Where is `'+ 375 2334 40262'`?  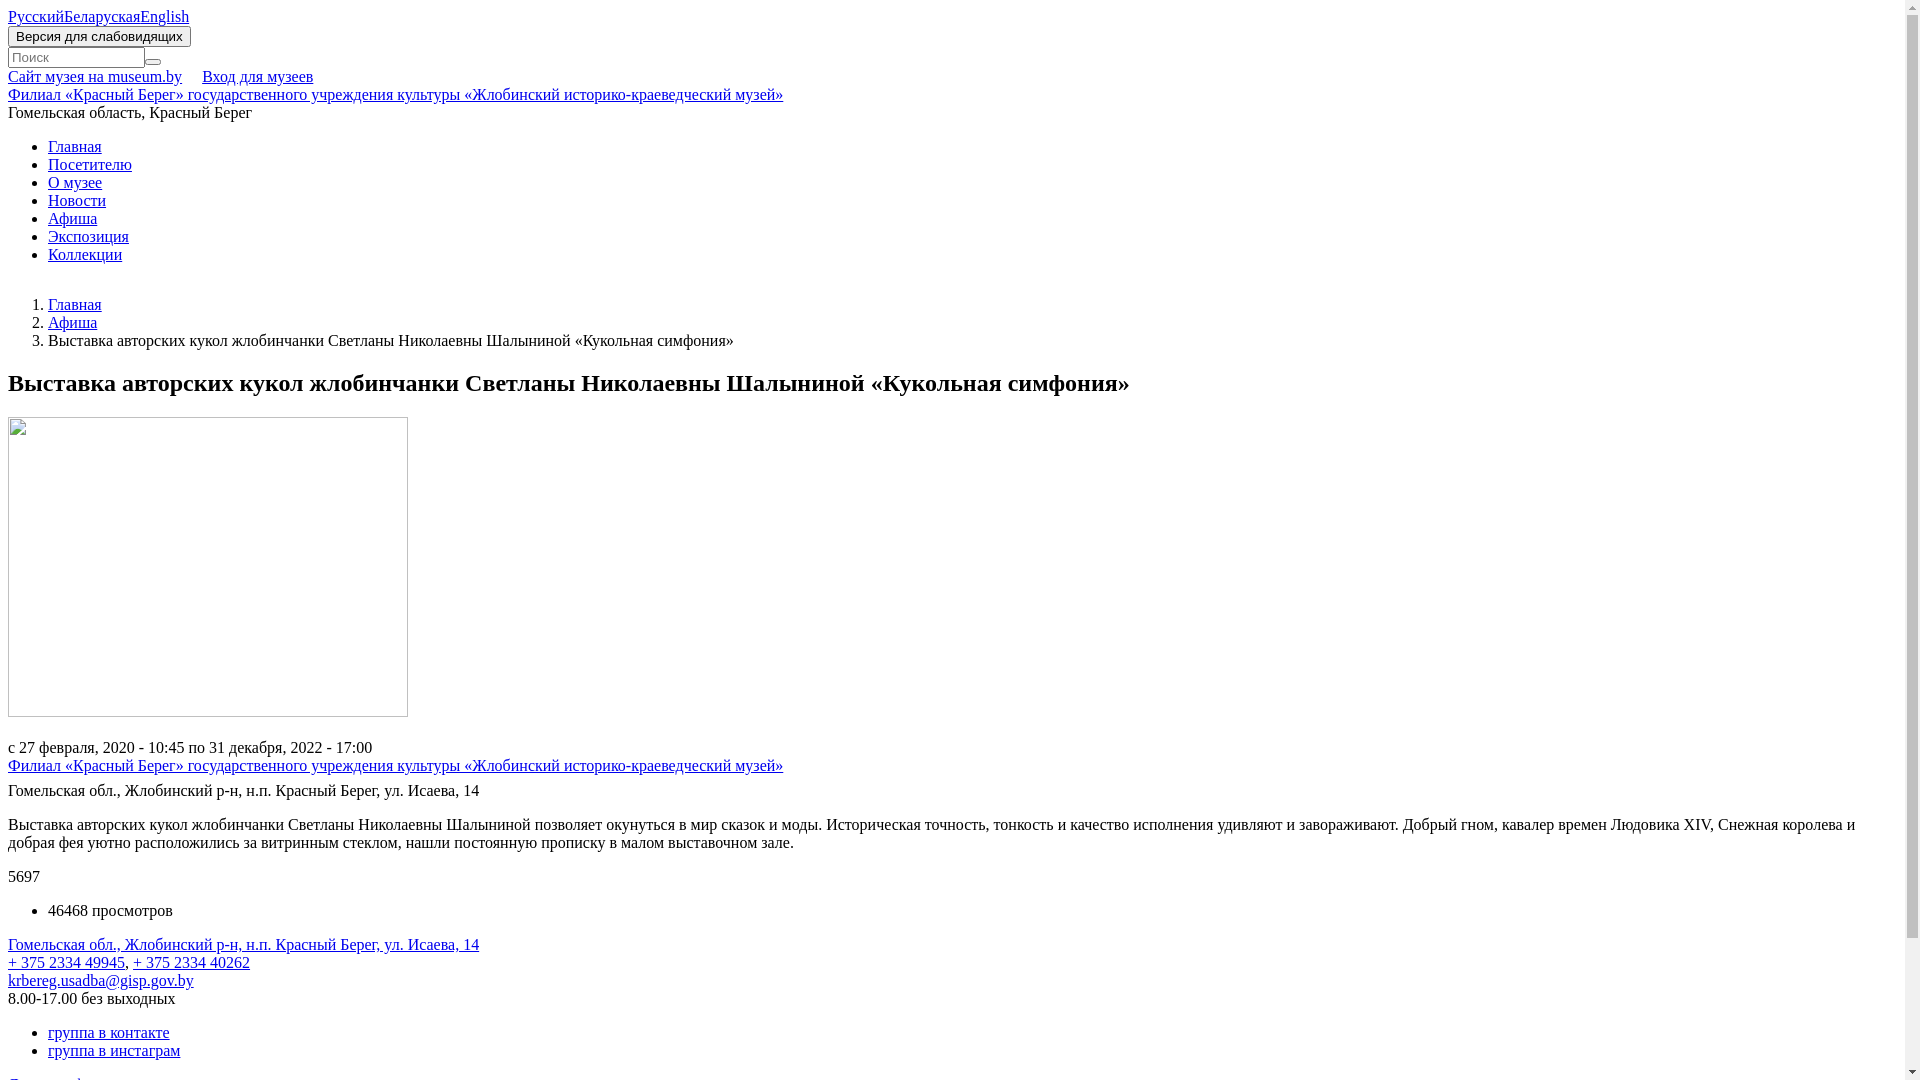
'+ 375 2334 40262' is located at coordinates (191, 961).